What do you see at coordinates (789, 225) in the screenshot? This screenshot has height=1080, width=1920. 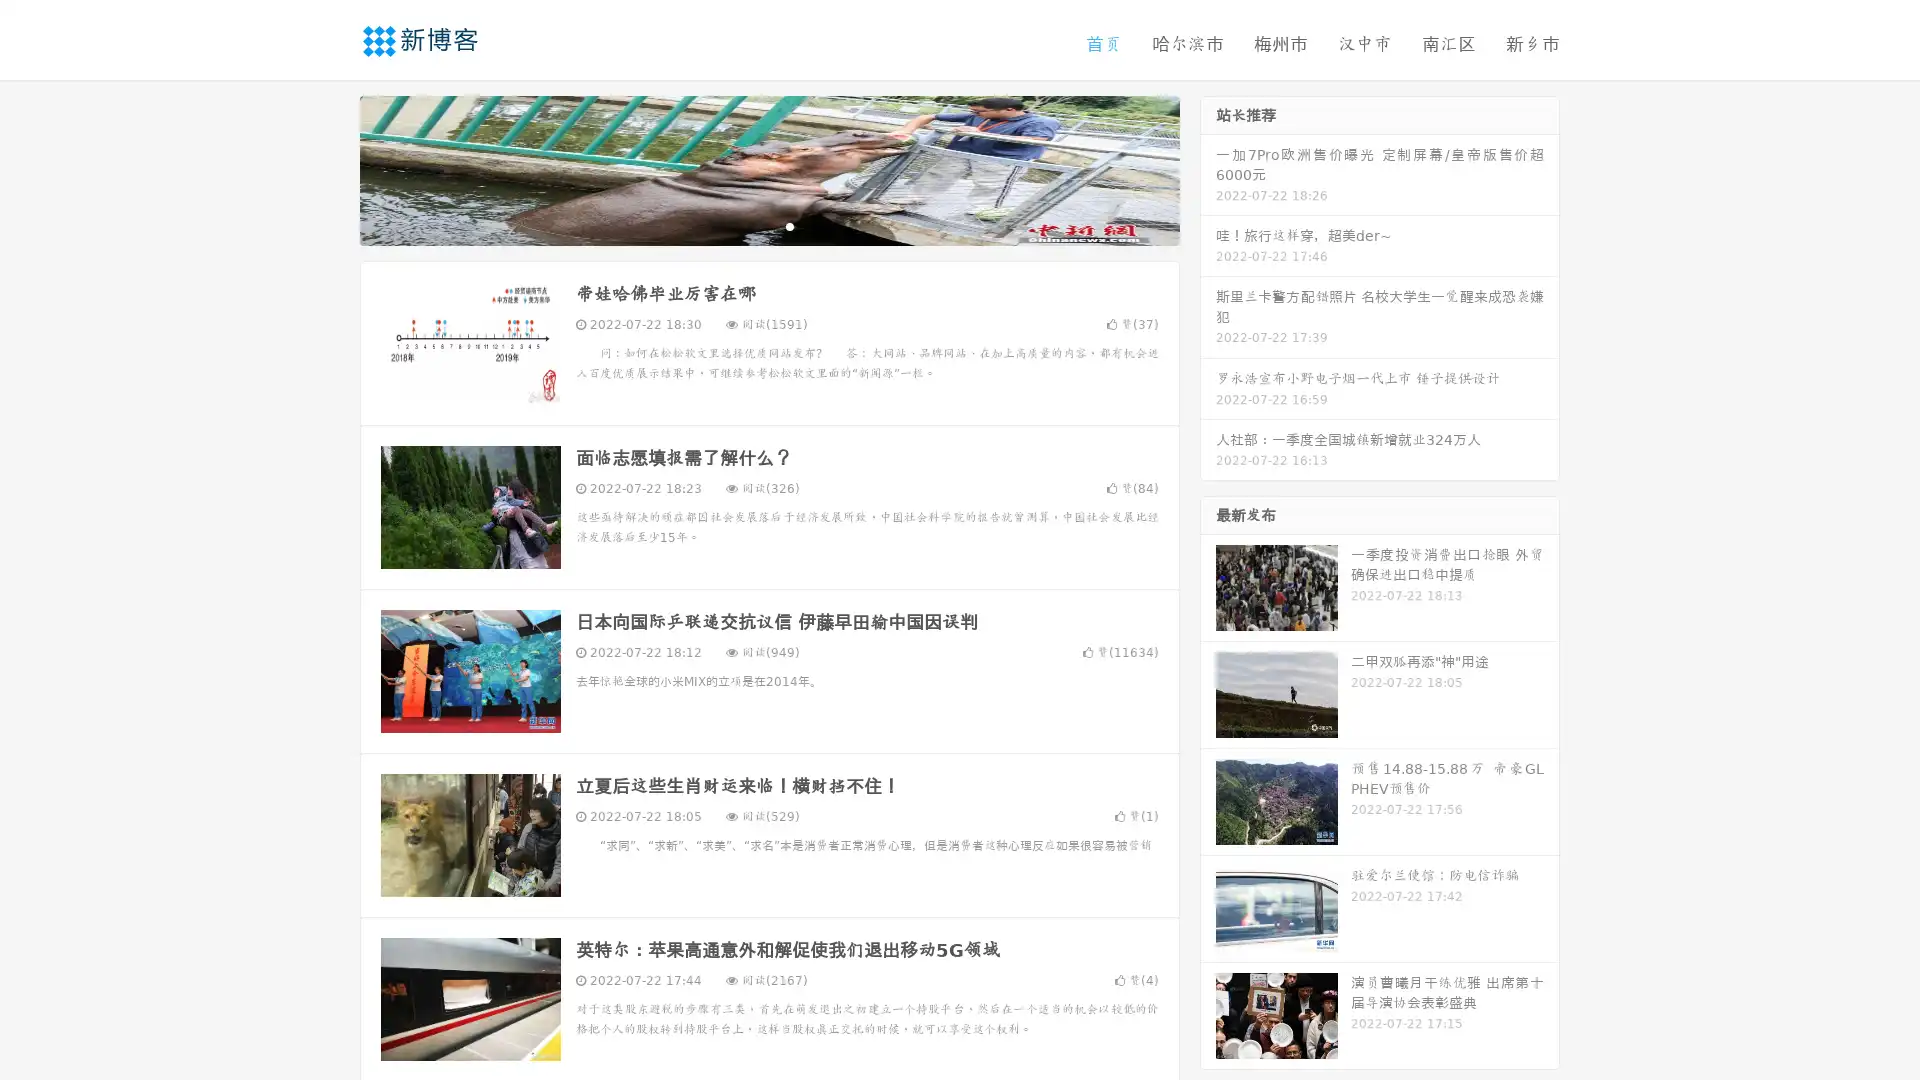 I see `Go to slide 3` at bounding box center [789, 225].